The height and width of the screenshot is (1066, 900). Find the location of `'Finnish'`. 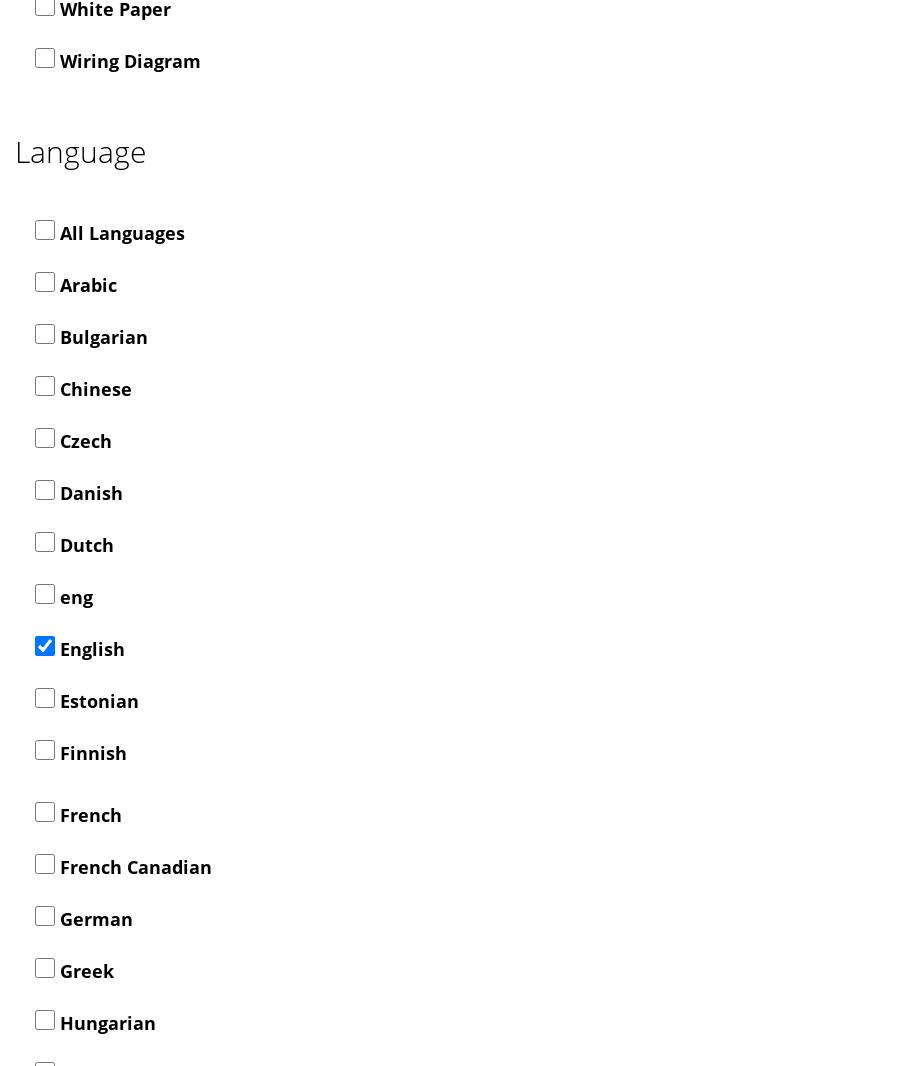

'Finnish' is located at coordinates (89, 750).